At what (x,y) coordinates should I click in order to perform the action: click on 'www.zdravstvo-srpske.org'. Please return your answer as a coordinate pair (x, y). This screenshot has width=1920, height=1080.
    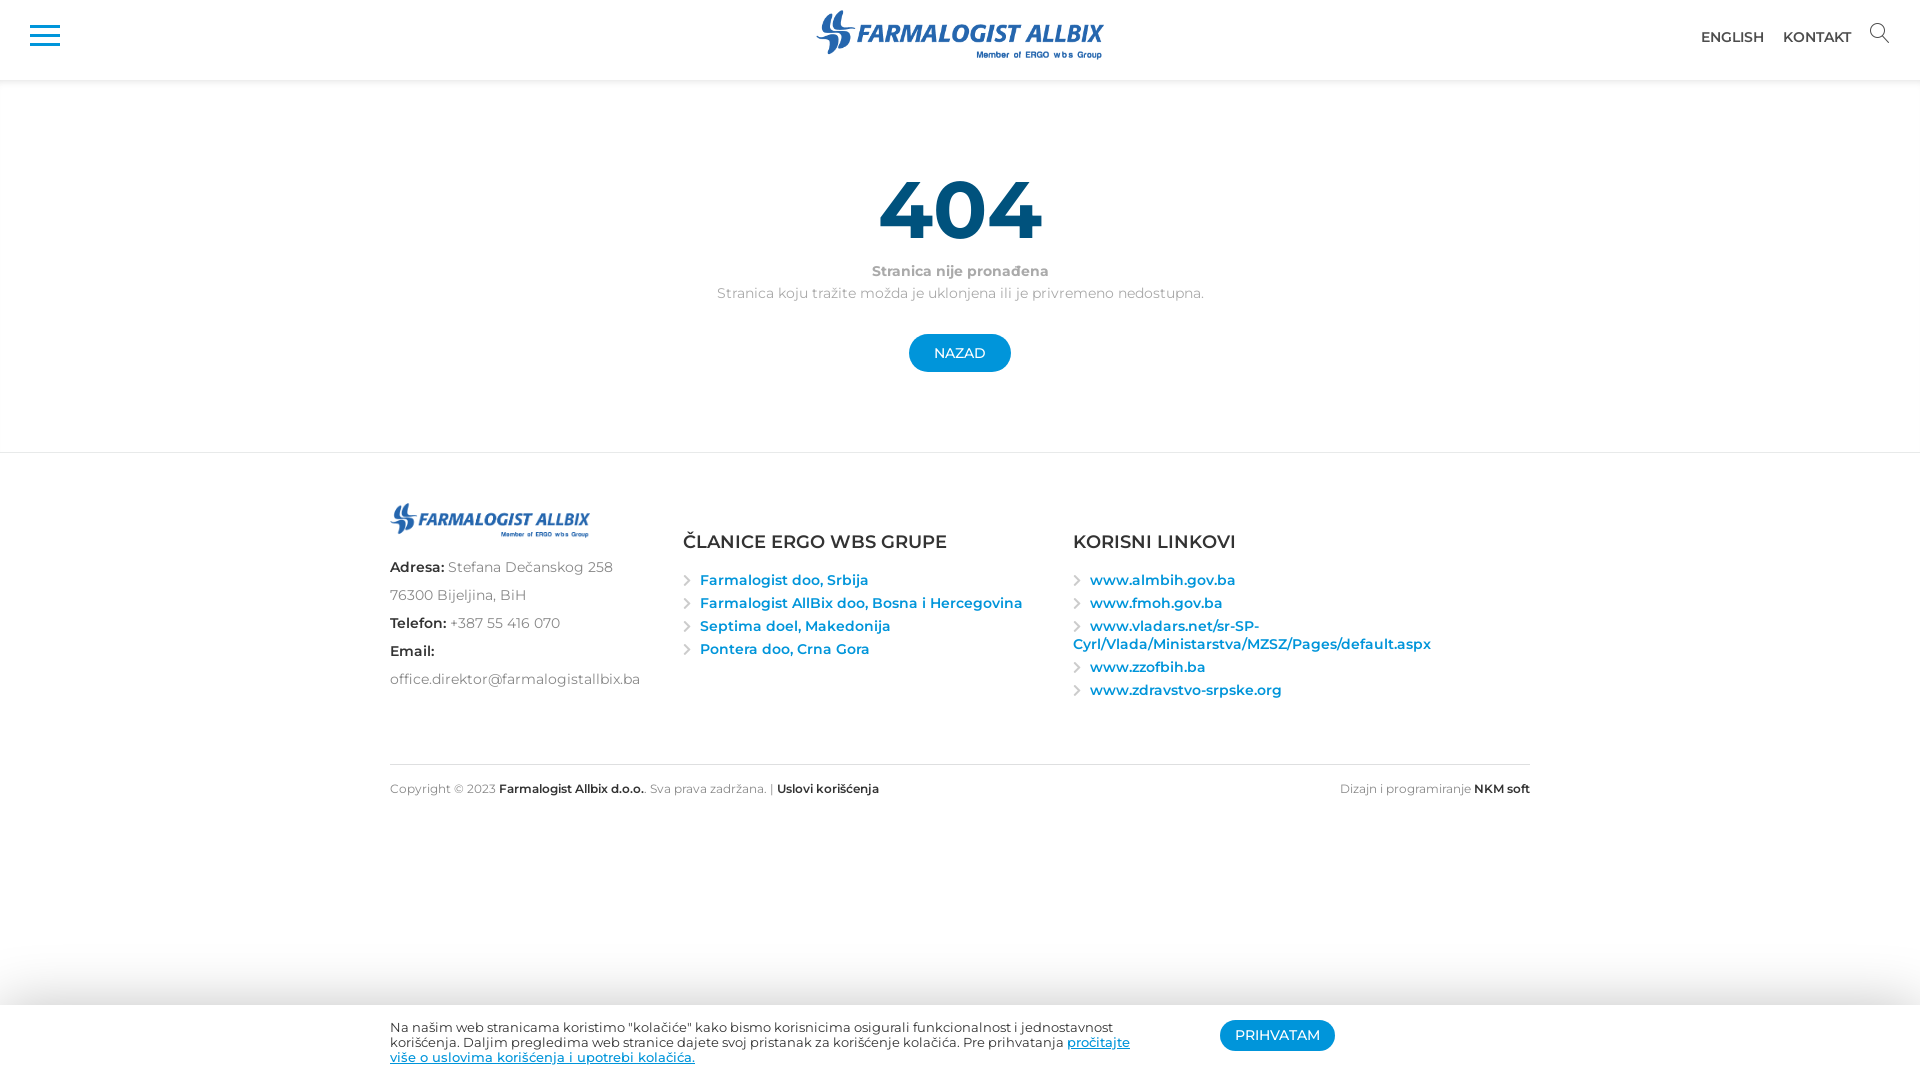
    Looking at the image, I should click on (1185, 689).